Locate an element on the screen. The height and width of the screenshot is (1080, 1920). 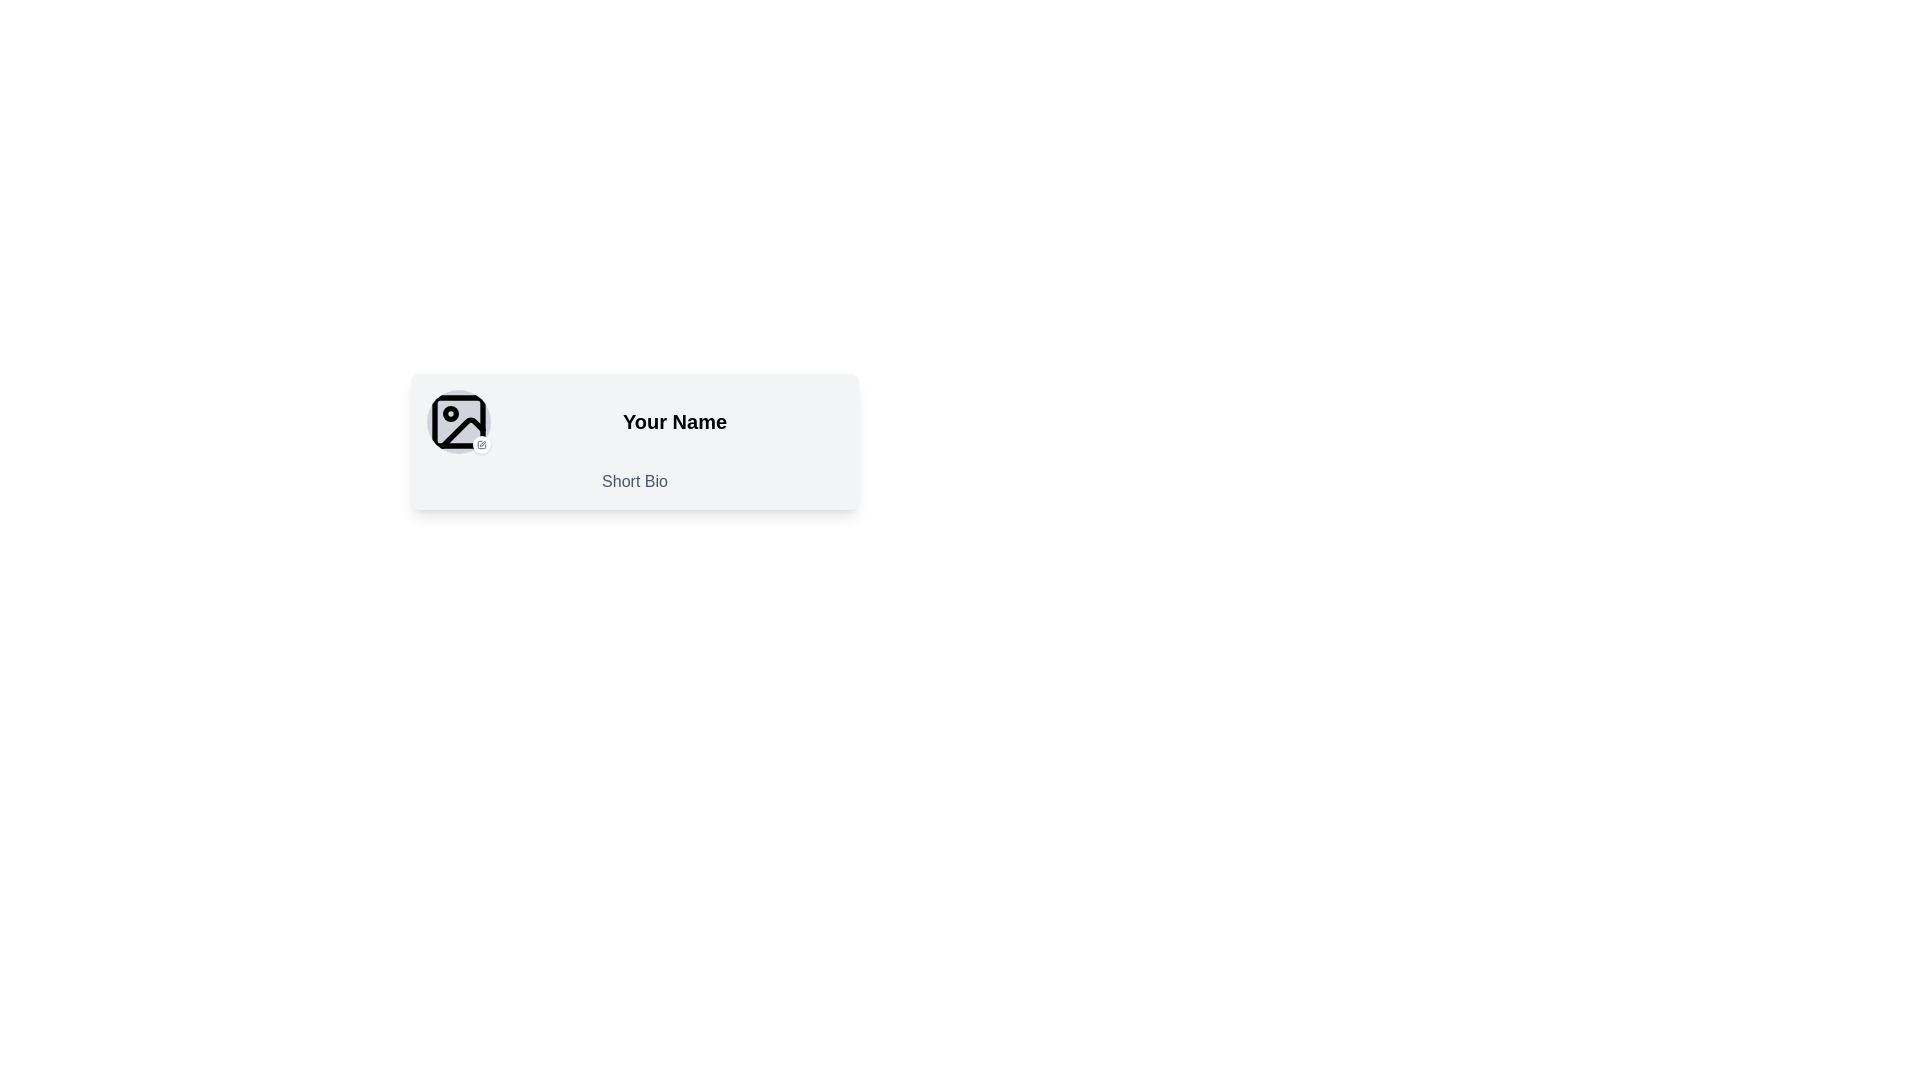
the 'Short Bio' text label, which is a bold, gray-colored label centered below the 'Your Name' label is located at coordinates (633, 482).